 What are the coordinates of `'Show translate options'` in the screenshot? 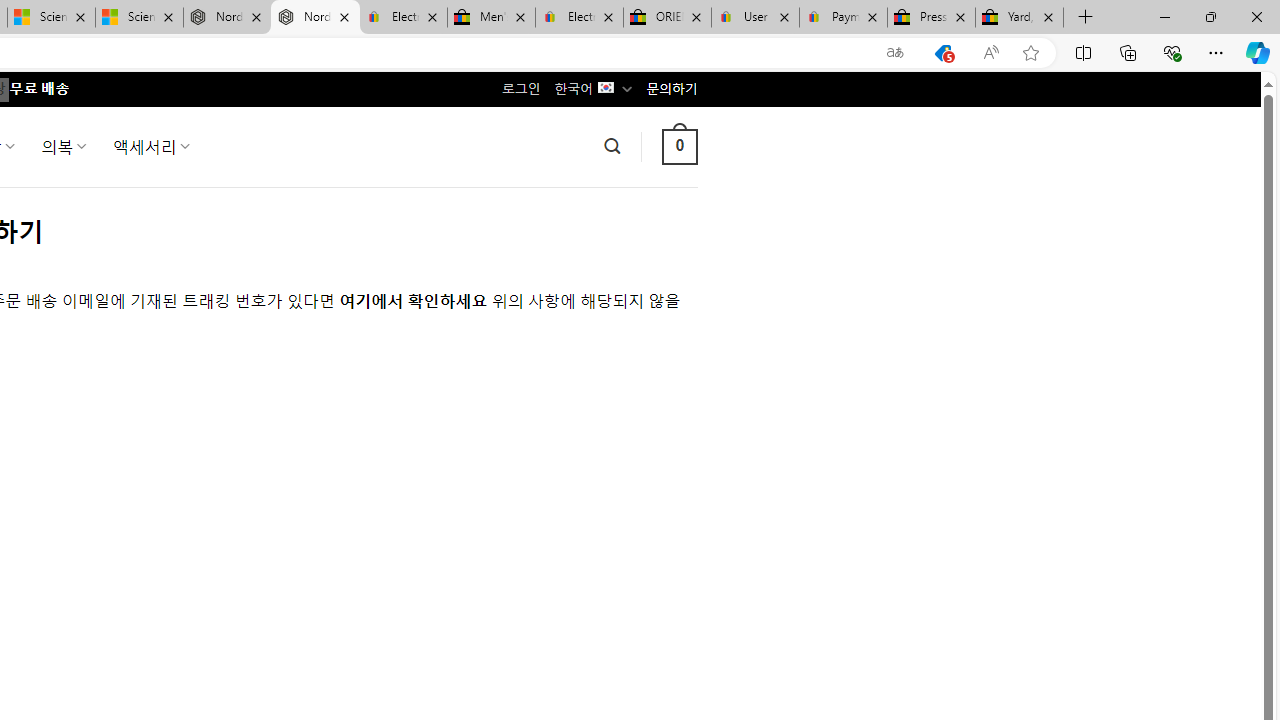 It's located at (894, 52).